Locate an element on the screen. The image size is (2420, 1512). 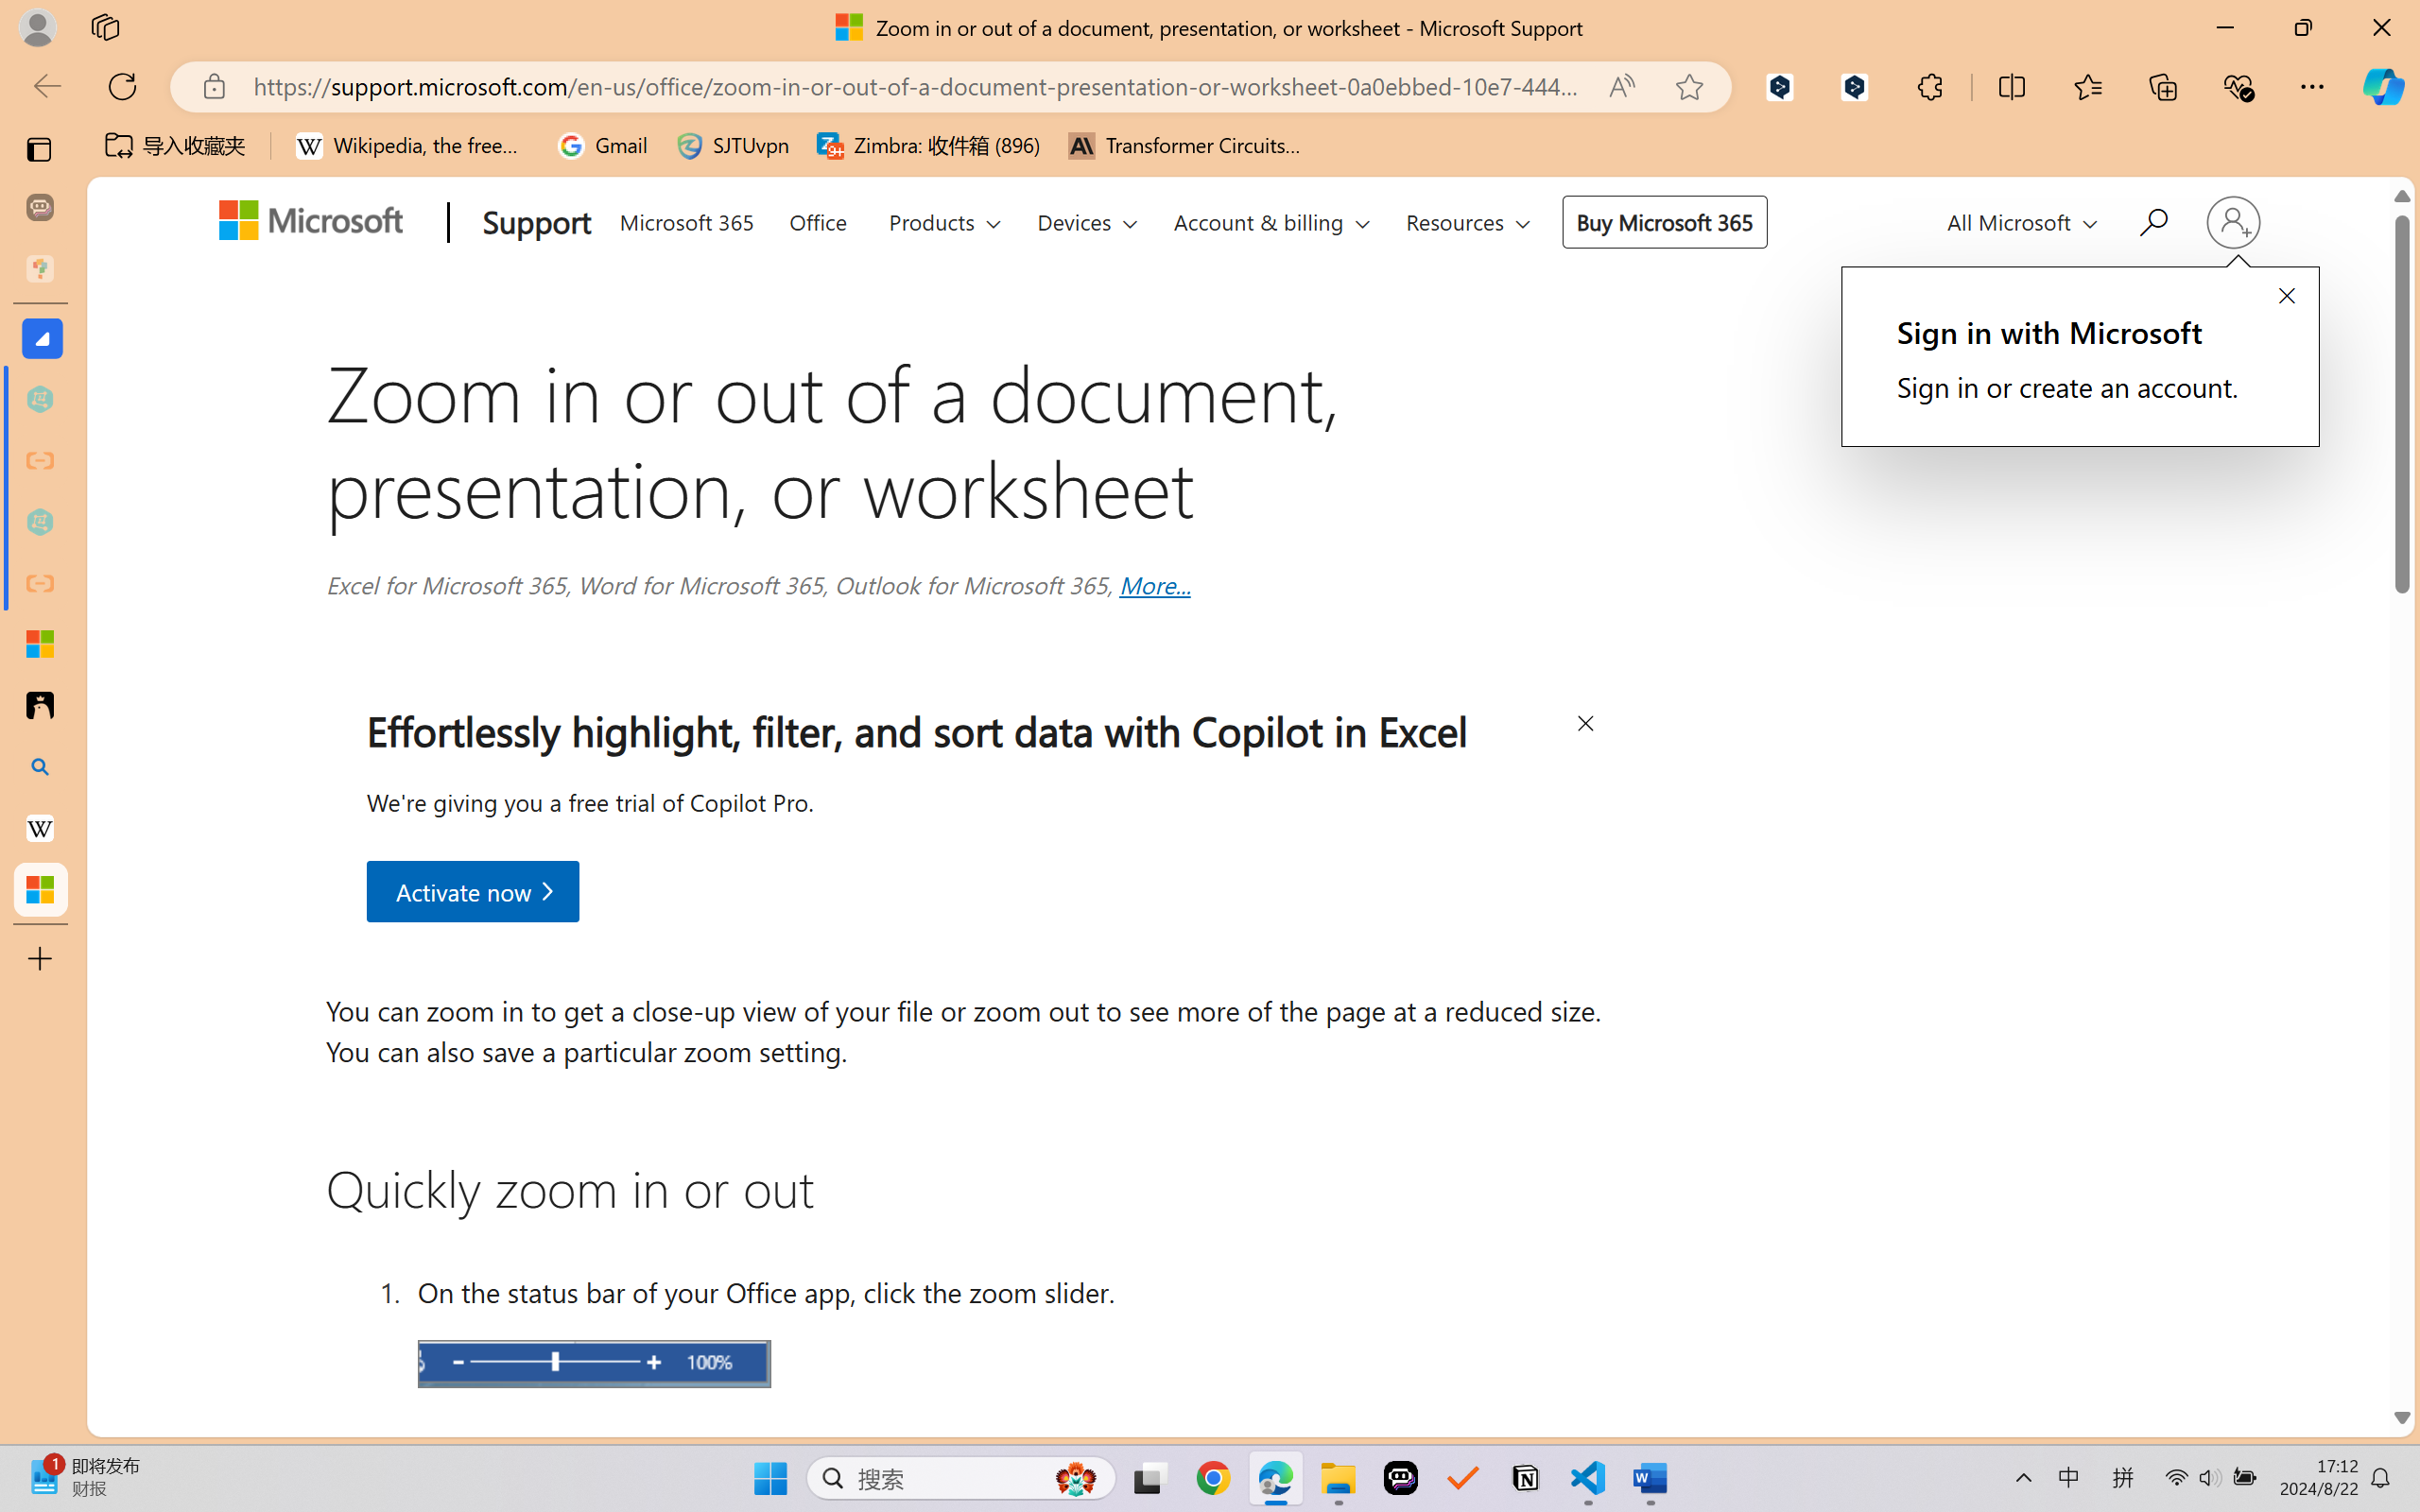
'Transformer Circuits Thread' is located at coordinates (1184, 145).